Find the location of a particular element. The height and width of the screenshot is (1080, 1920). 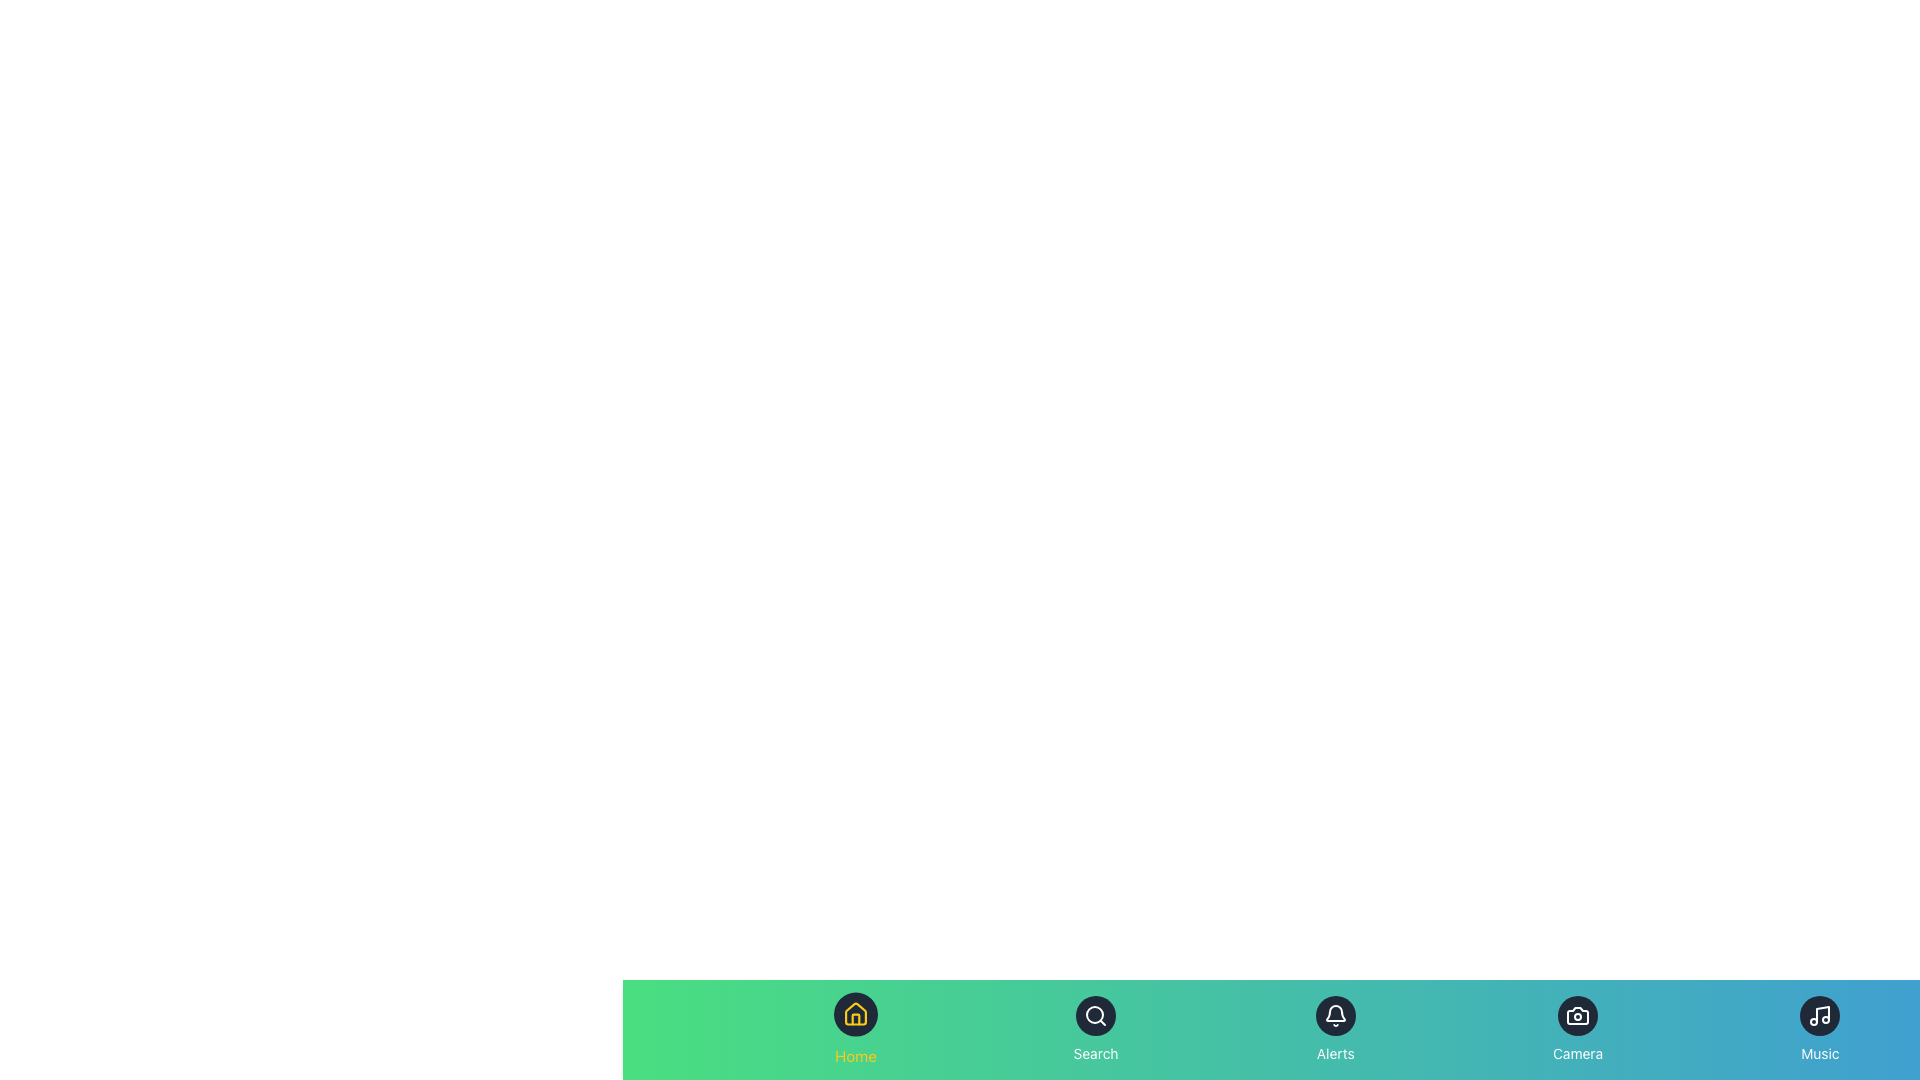

the Home button, which resembles a dark circular button with a house icon and yellow text below it is located at coordinates (856, 1029).